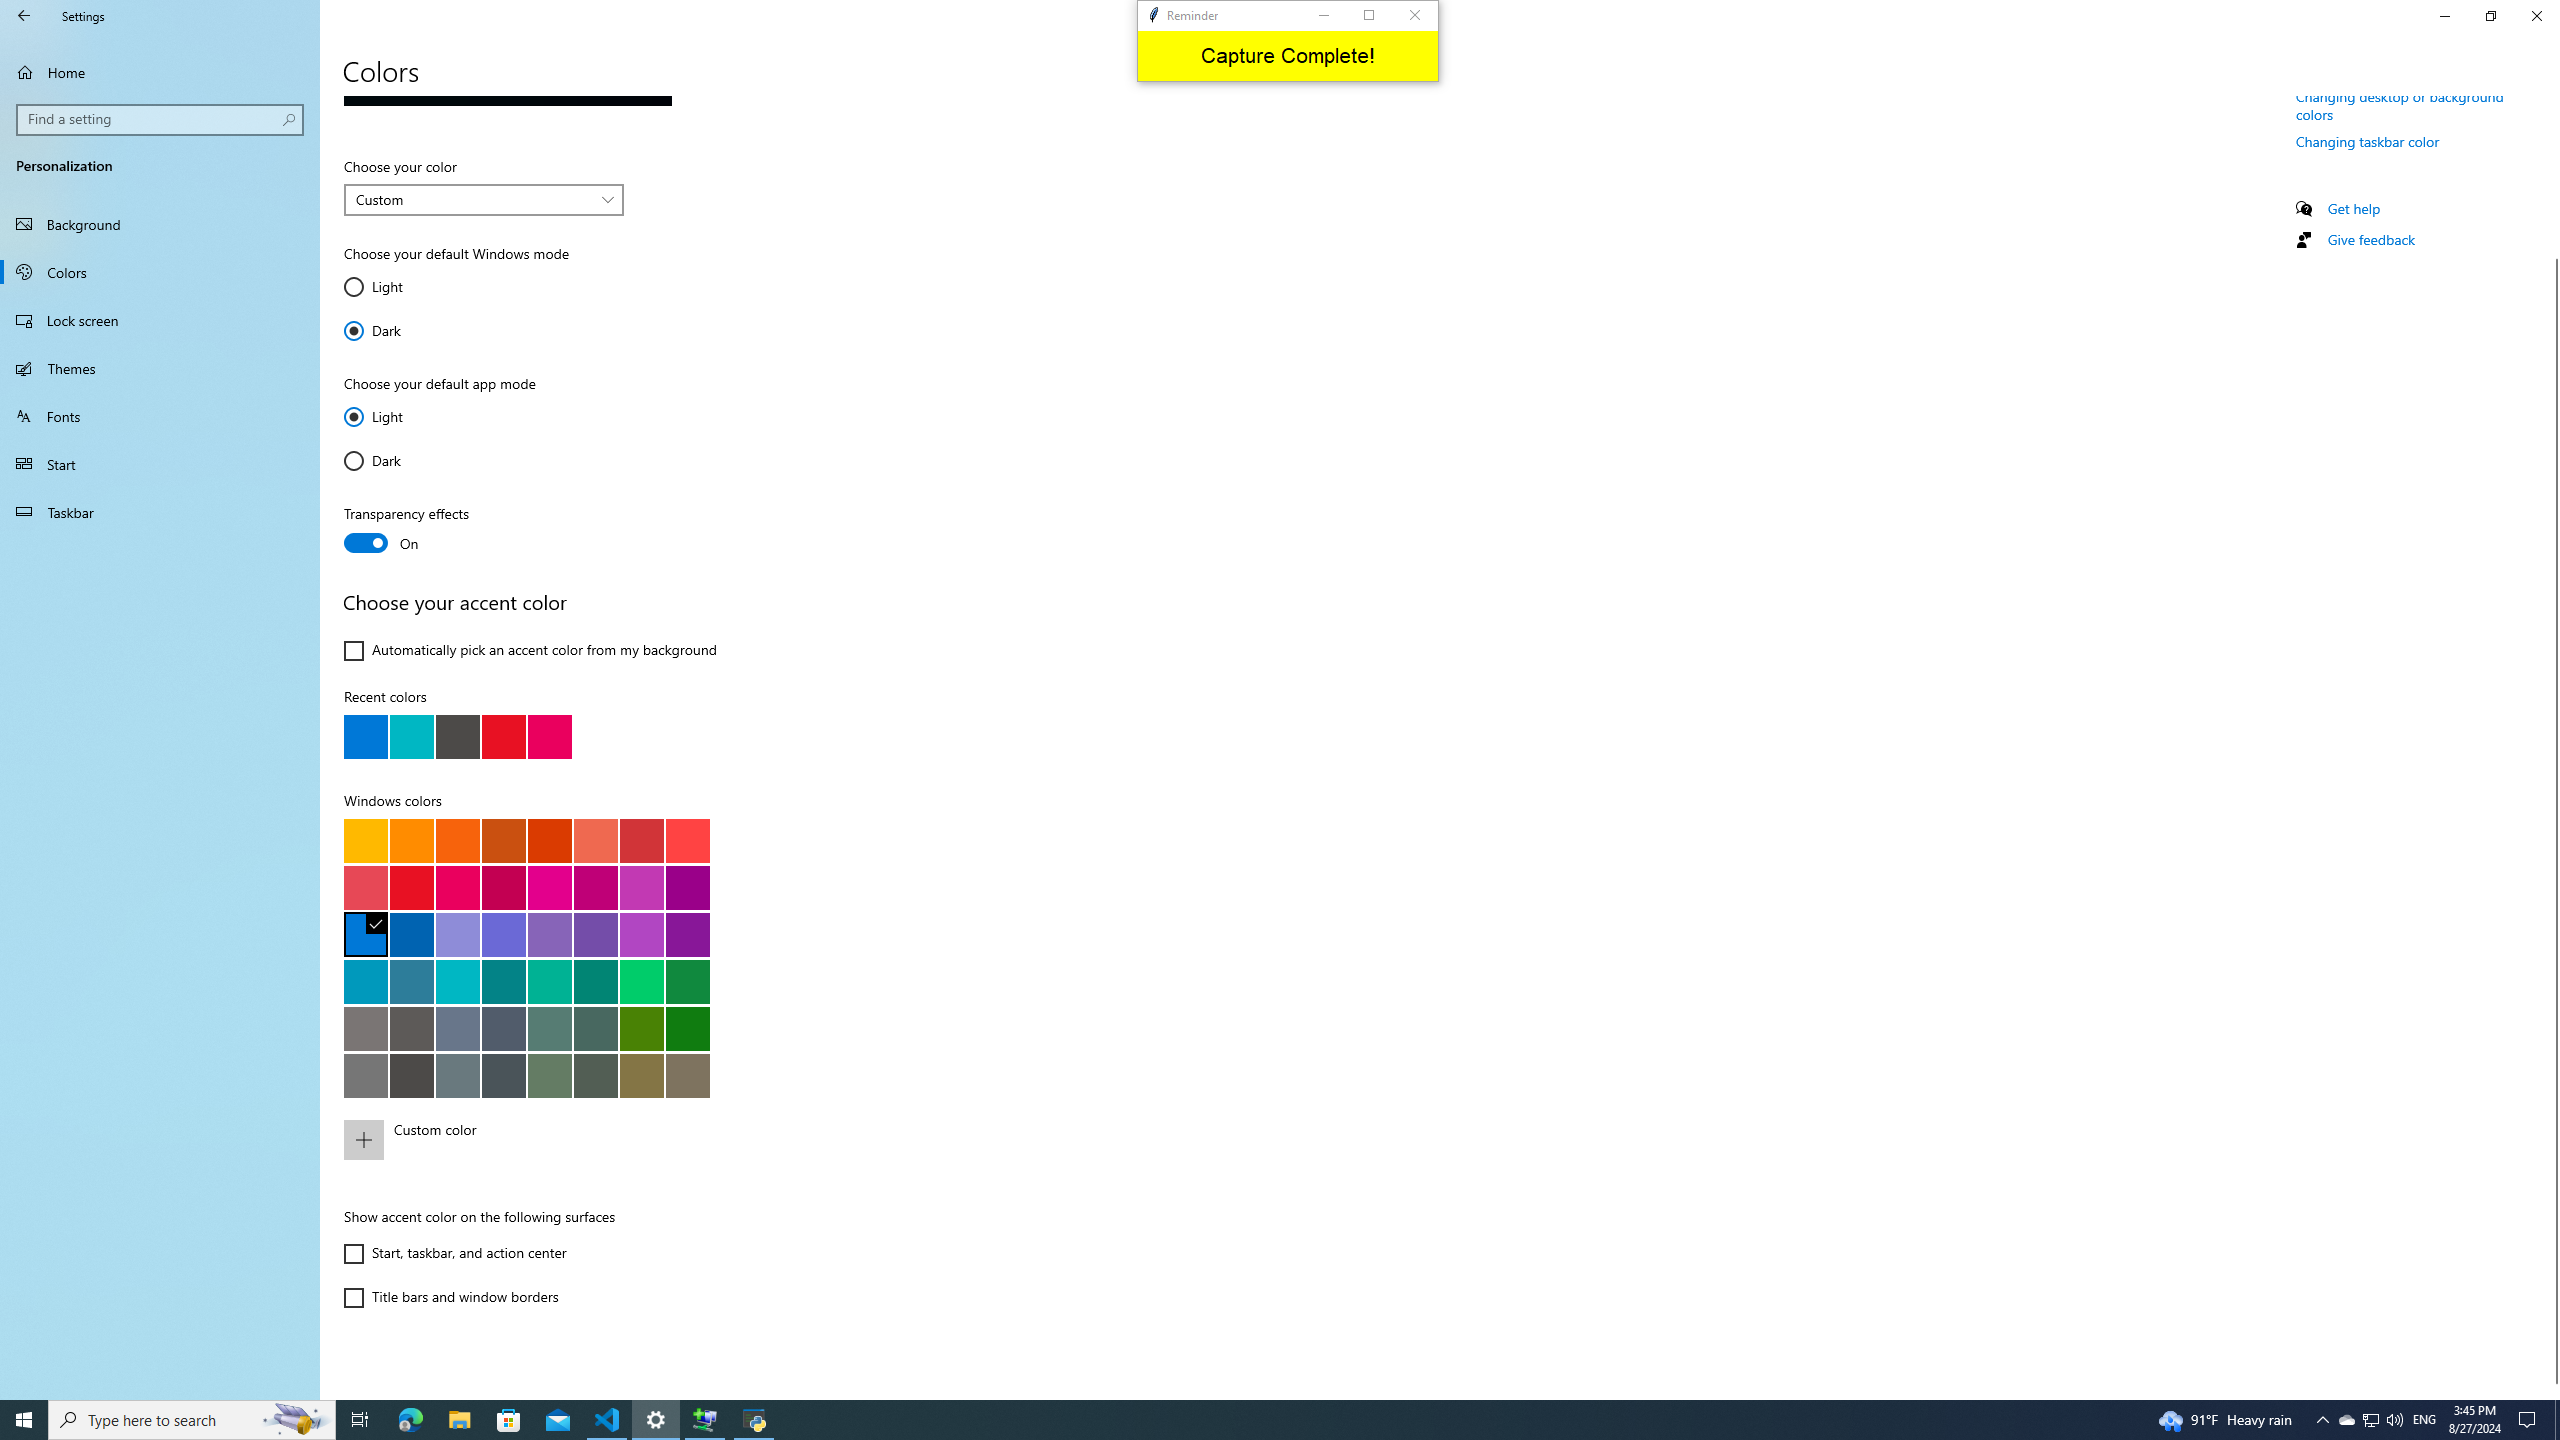 The image size is (2560, 1440). I want to click on 'Pale rust', so click(595, 839).